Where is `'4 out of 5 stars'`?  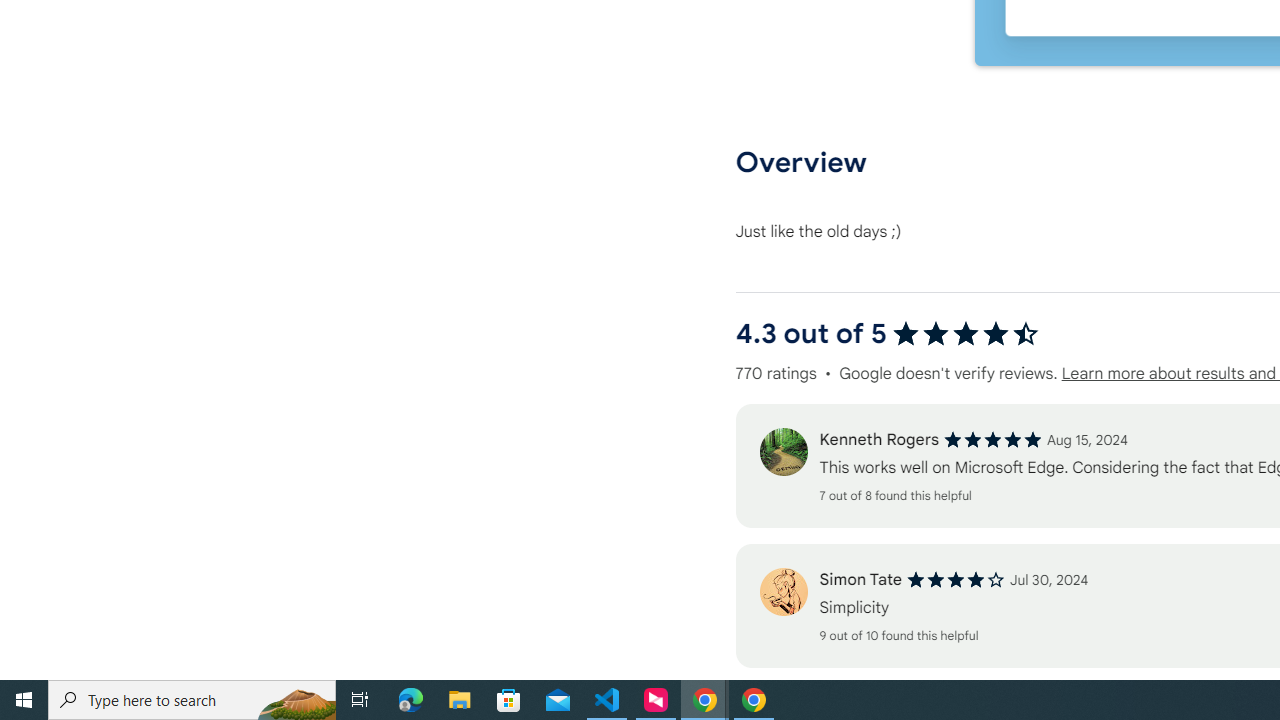
'4 out of 5 stars' is located at coordinates (955, 580).